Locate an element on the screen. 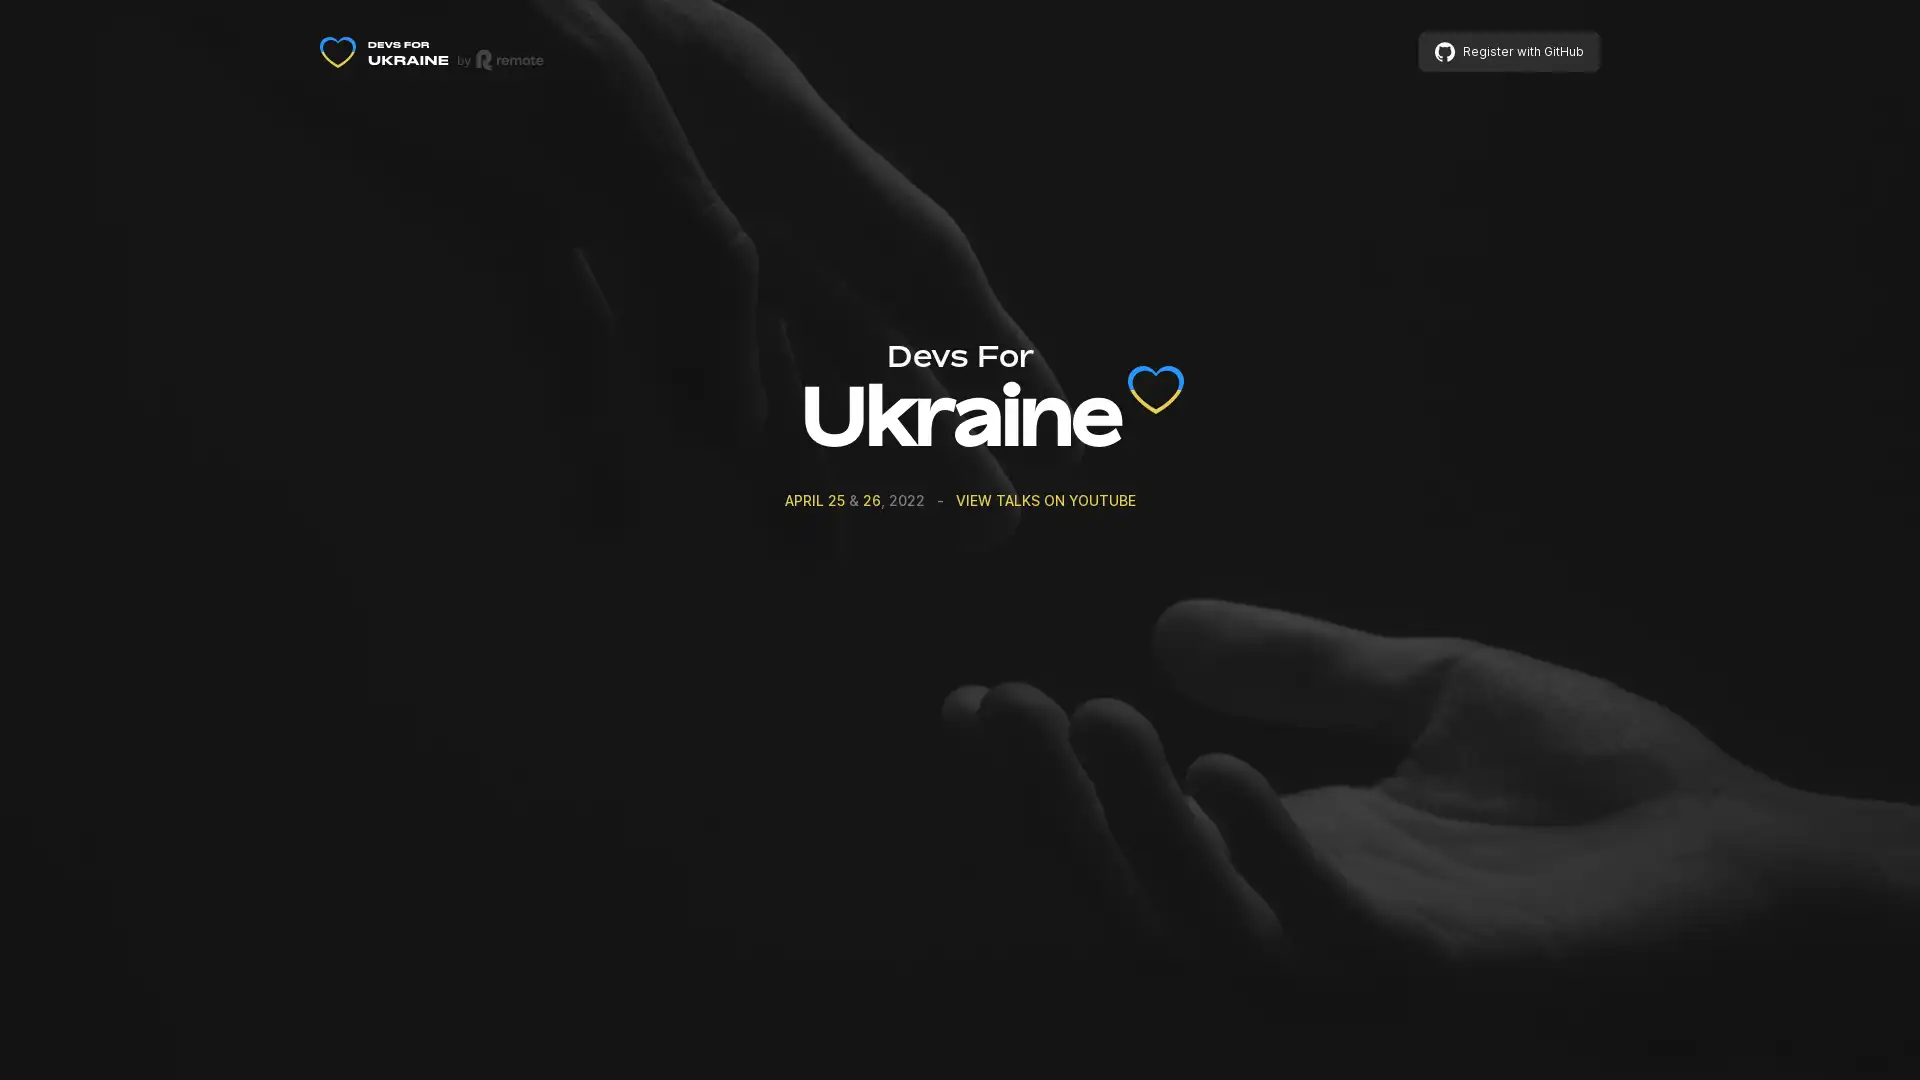  GitHub Register with GitHub is located at coordinates (1509, 50).